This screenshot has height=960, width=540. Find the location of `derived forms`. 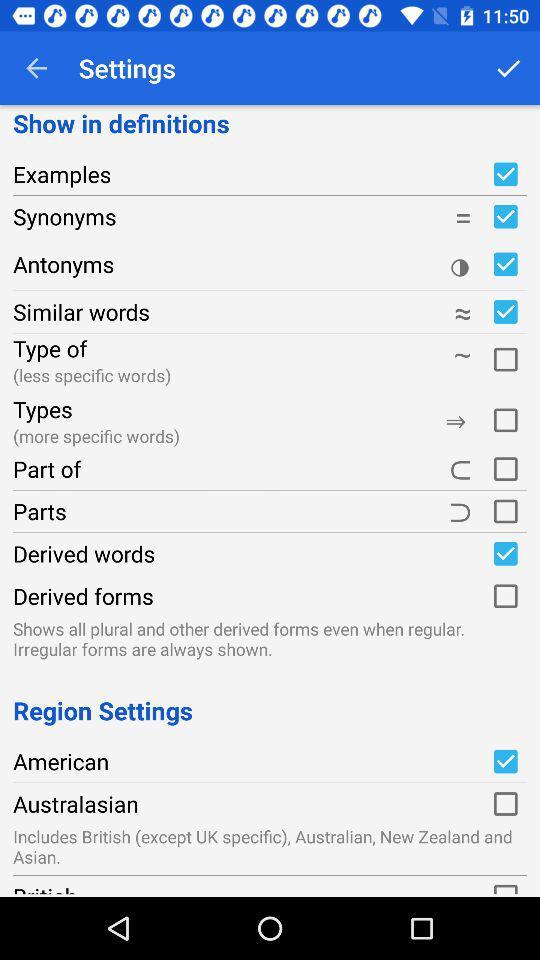

derived forms is located at coordinates (504, 596).